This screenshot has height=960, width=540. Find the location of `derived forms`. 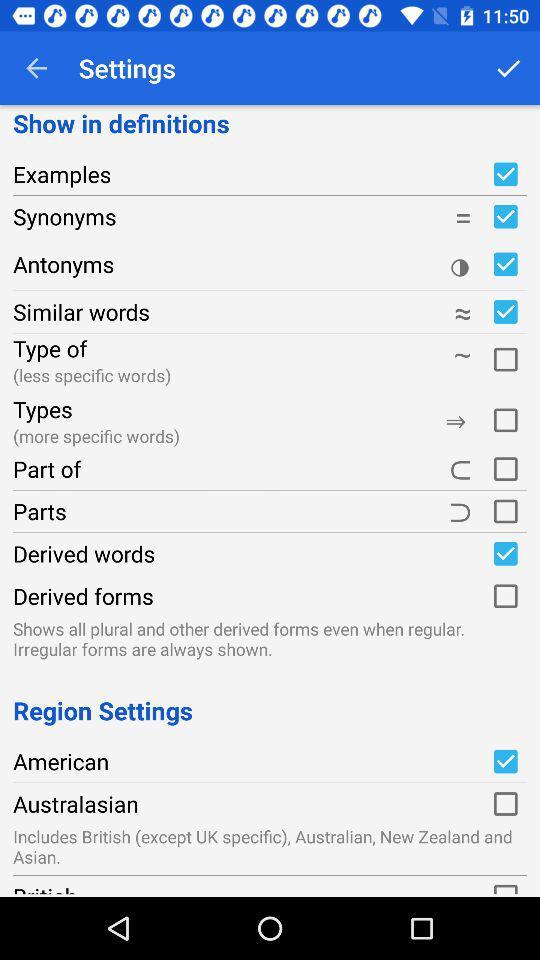

derived forms is located at coordinates (504, 596).